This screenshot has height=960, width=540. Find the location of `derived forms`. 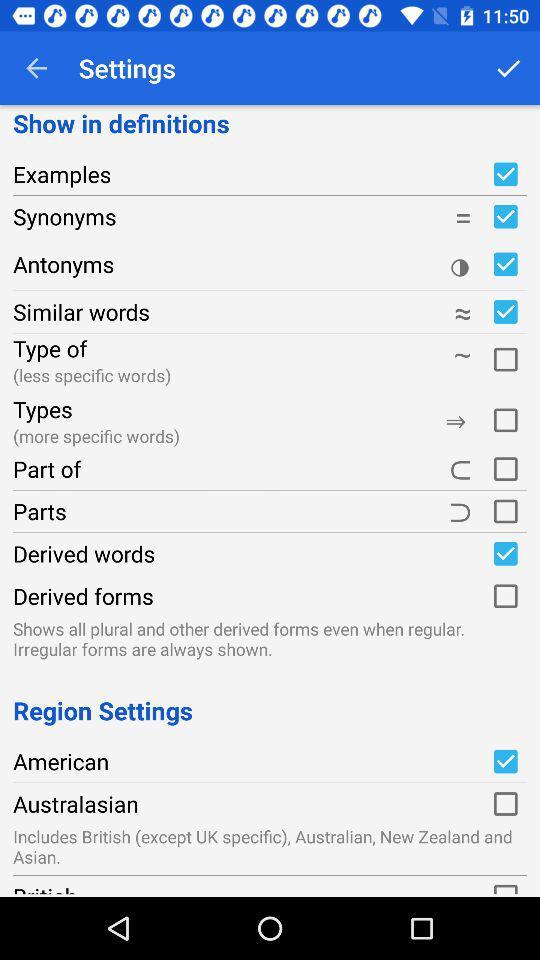

derived forms is located at coordinates (504, 596).